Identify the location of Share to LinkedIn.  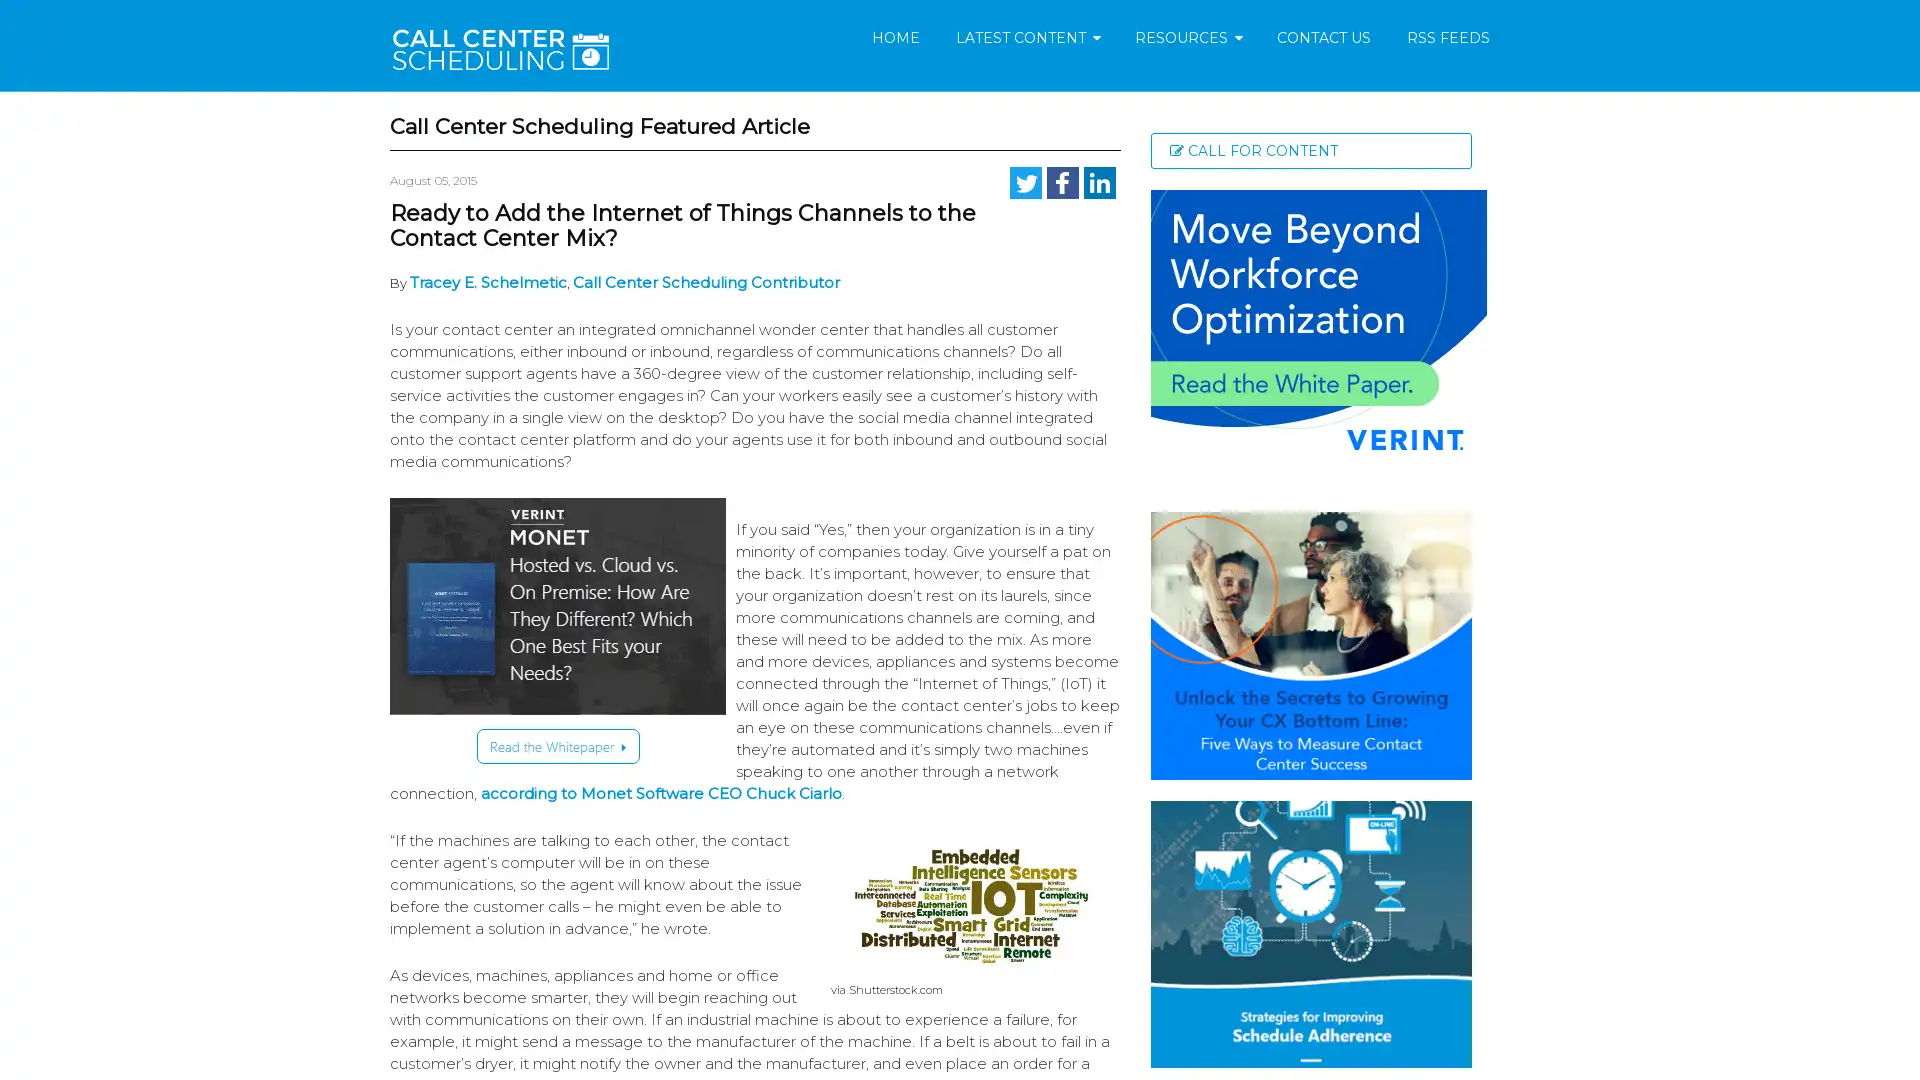
(1098, 182).